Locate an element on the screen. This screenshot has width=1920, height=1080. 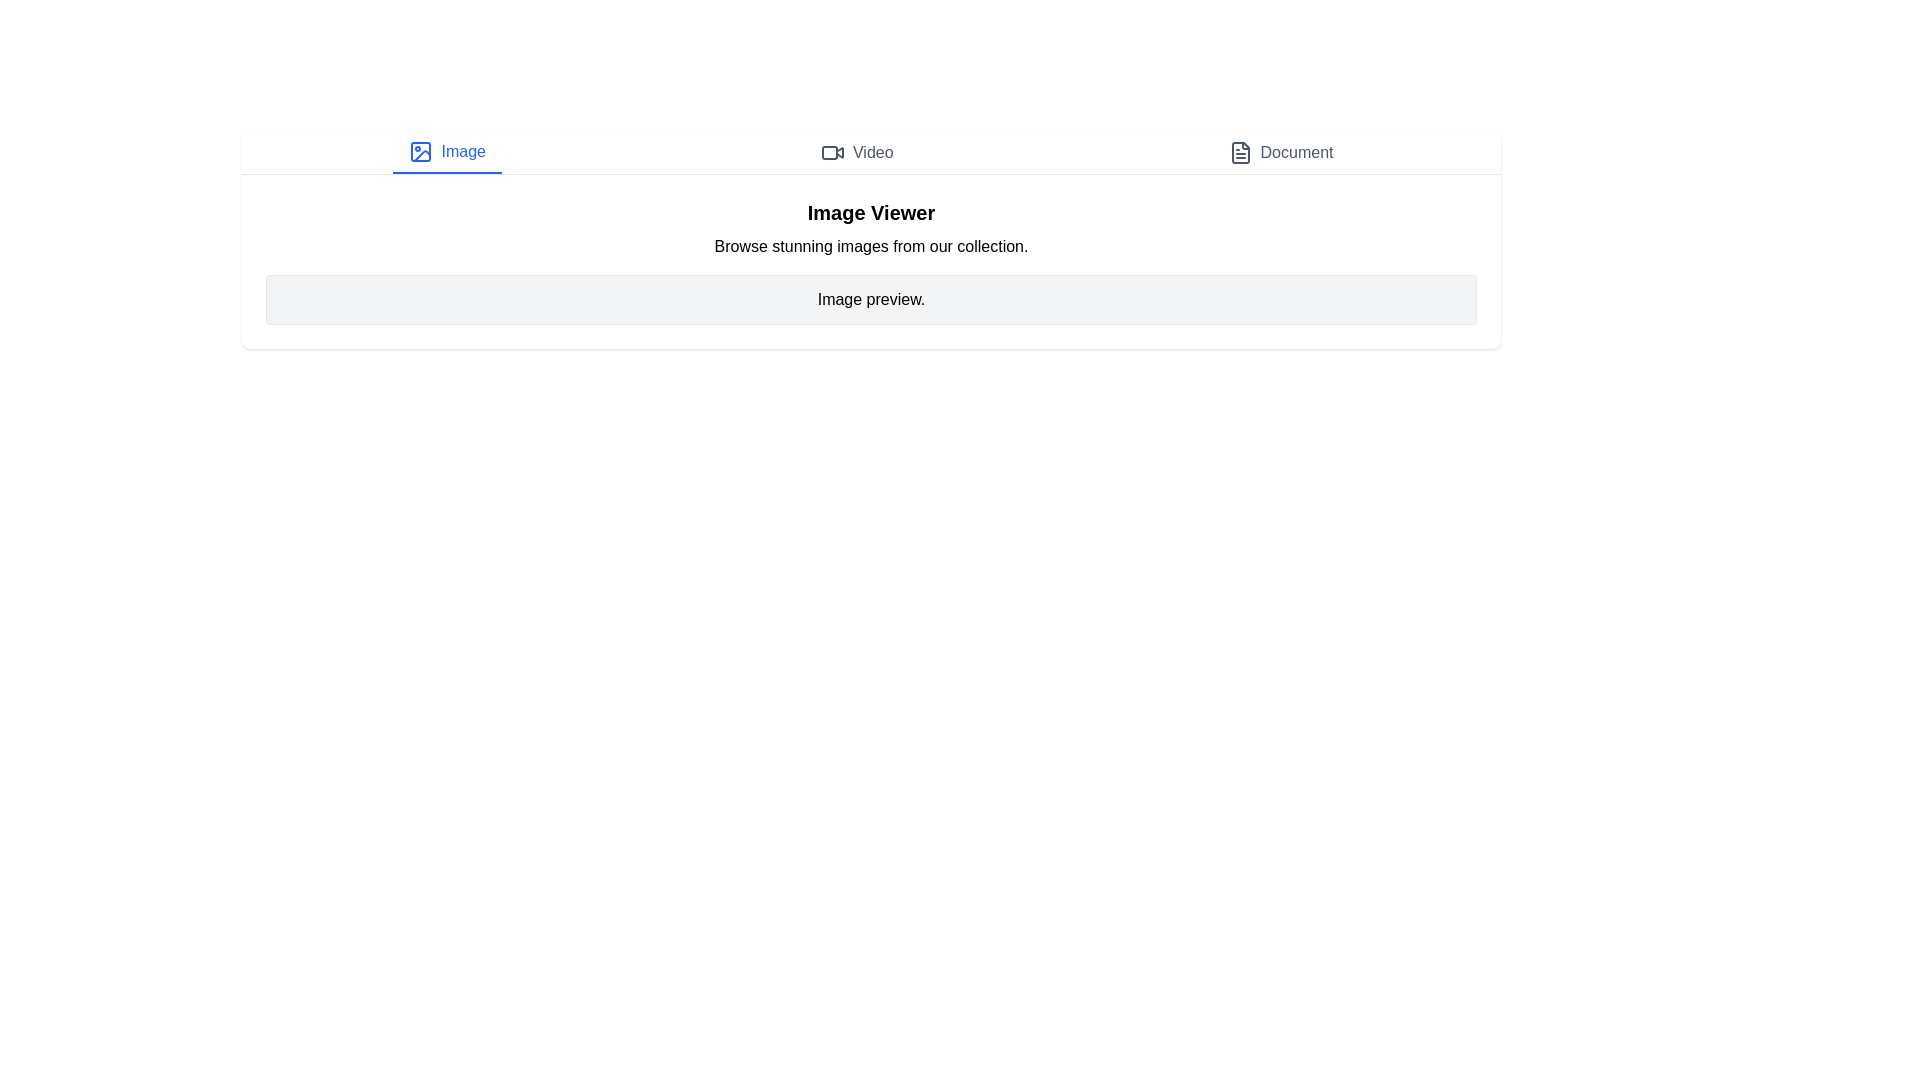
the Video tab by clicking on it is located at coordinates (857, 152).